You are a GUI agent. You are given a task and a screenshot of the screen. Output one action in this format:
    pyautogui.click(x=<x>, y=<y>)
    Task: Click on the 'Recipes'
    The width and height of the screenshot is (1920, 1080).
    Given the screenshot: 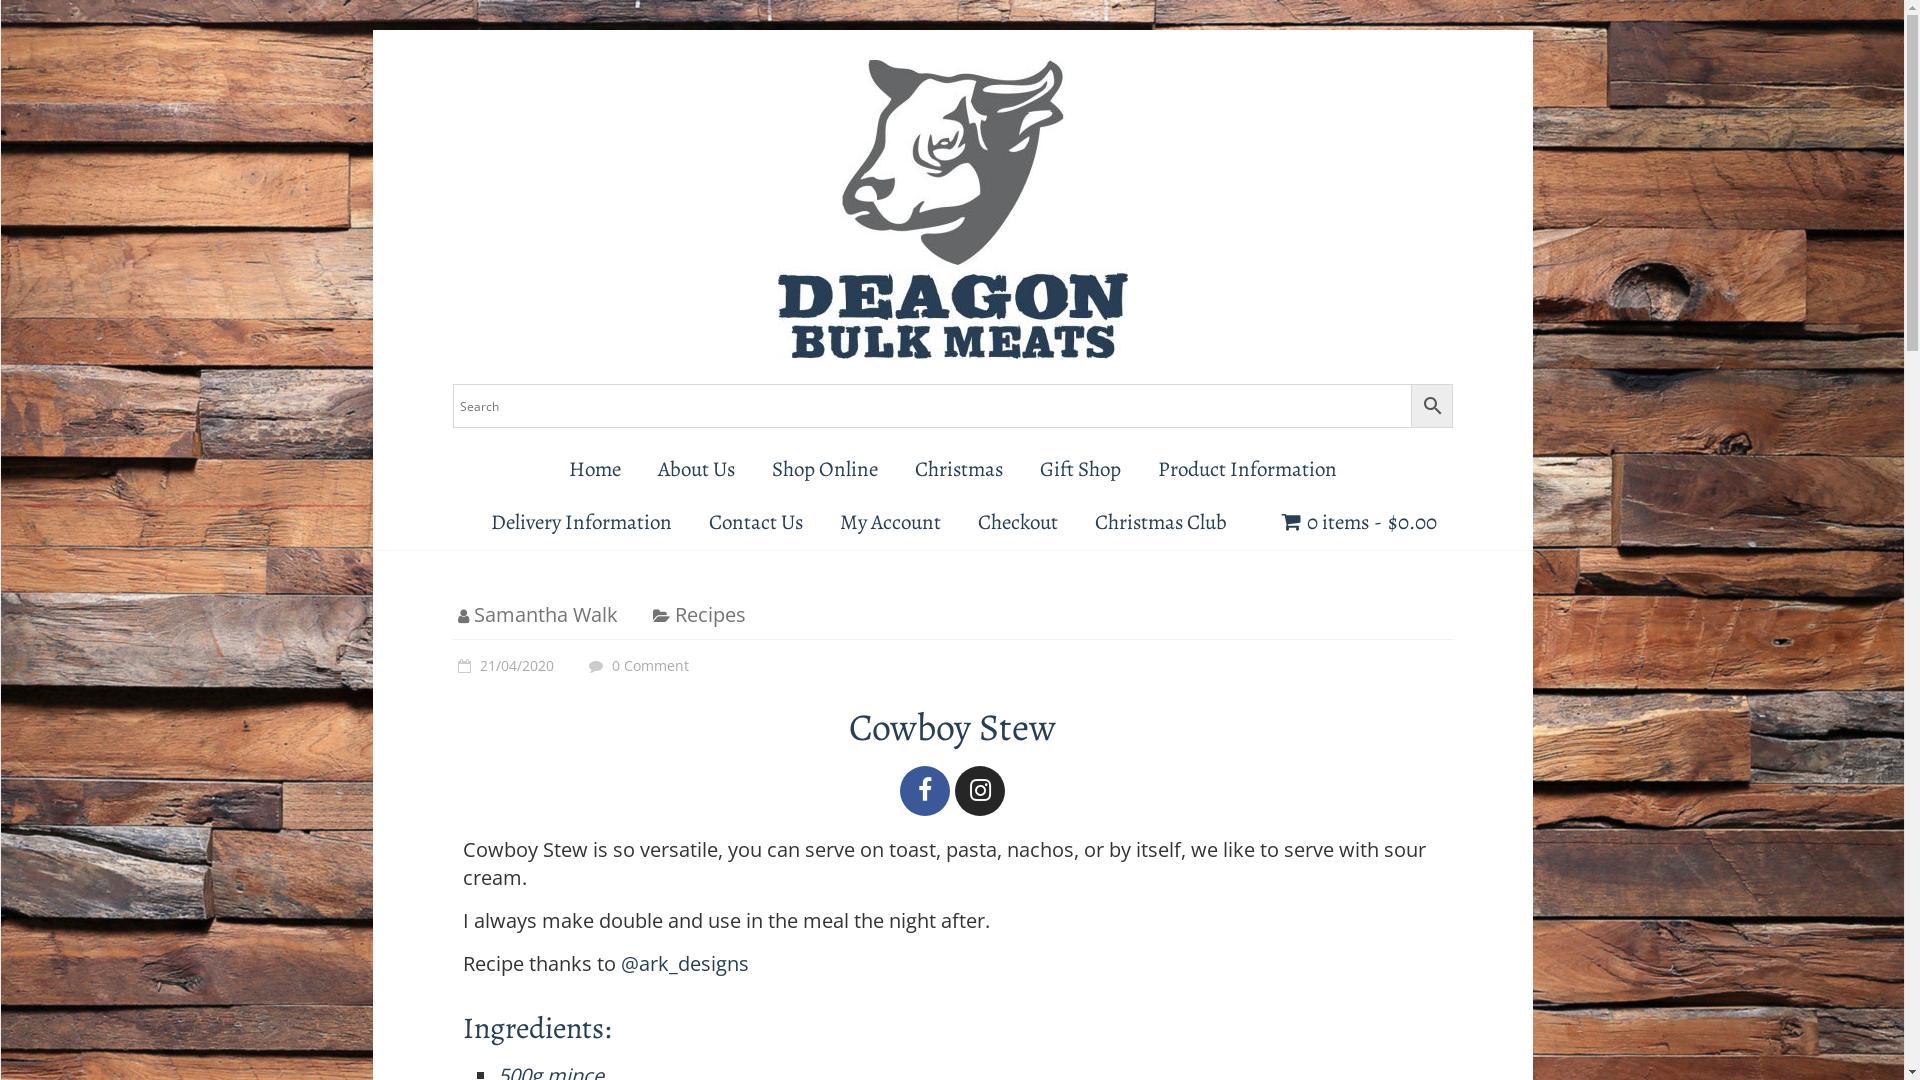 What is the action you would take?
    pyautogui.click(x=709, y=613)
    